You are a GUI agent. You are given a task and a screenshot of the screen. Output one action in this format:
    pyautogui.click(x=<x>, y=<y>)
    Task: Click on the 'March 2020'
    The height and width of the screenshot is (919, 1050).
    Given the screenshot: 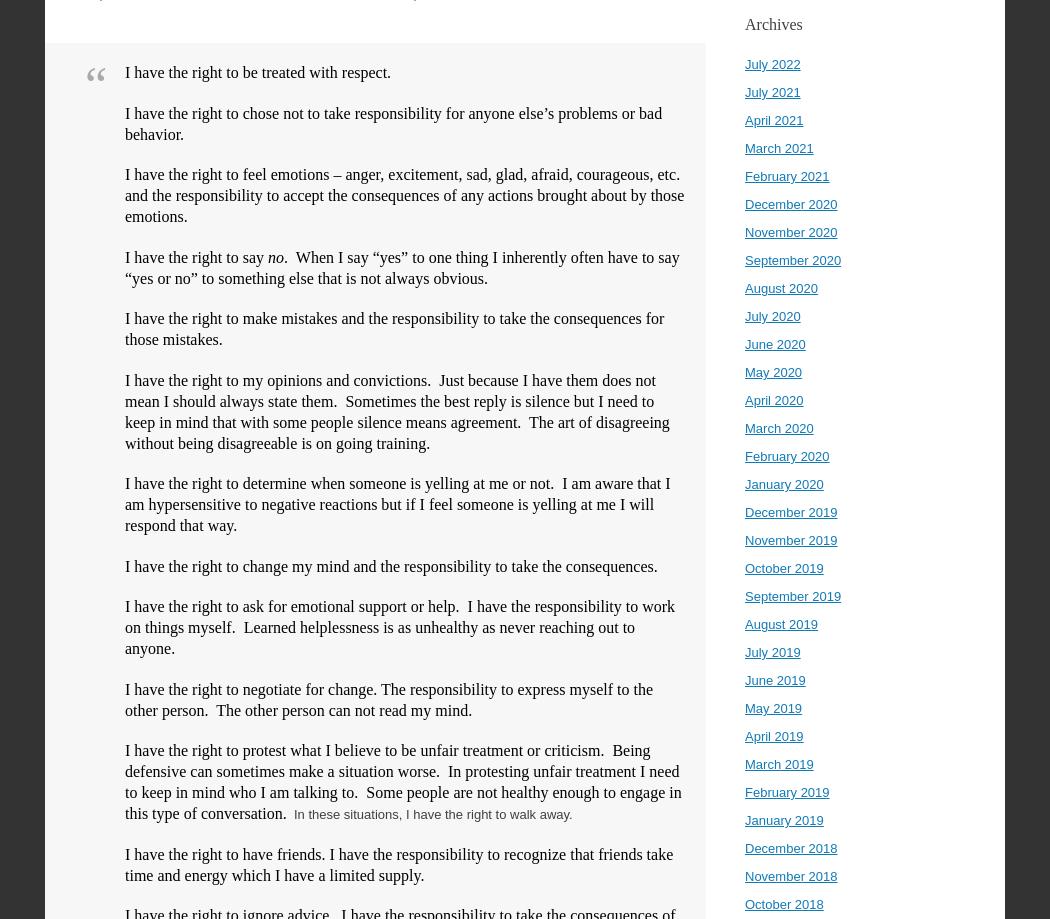 What is the action you would take?
    pyautogui.click(x=743, y=428)
    